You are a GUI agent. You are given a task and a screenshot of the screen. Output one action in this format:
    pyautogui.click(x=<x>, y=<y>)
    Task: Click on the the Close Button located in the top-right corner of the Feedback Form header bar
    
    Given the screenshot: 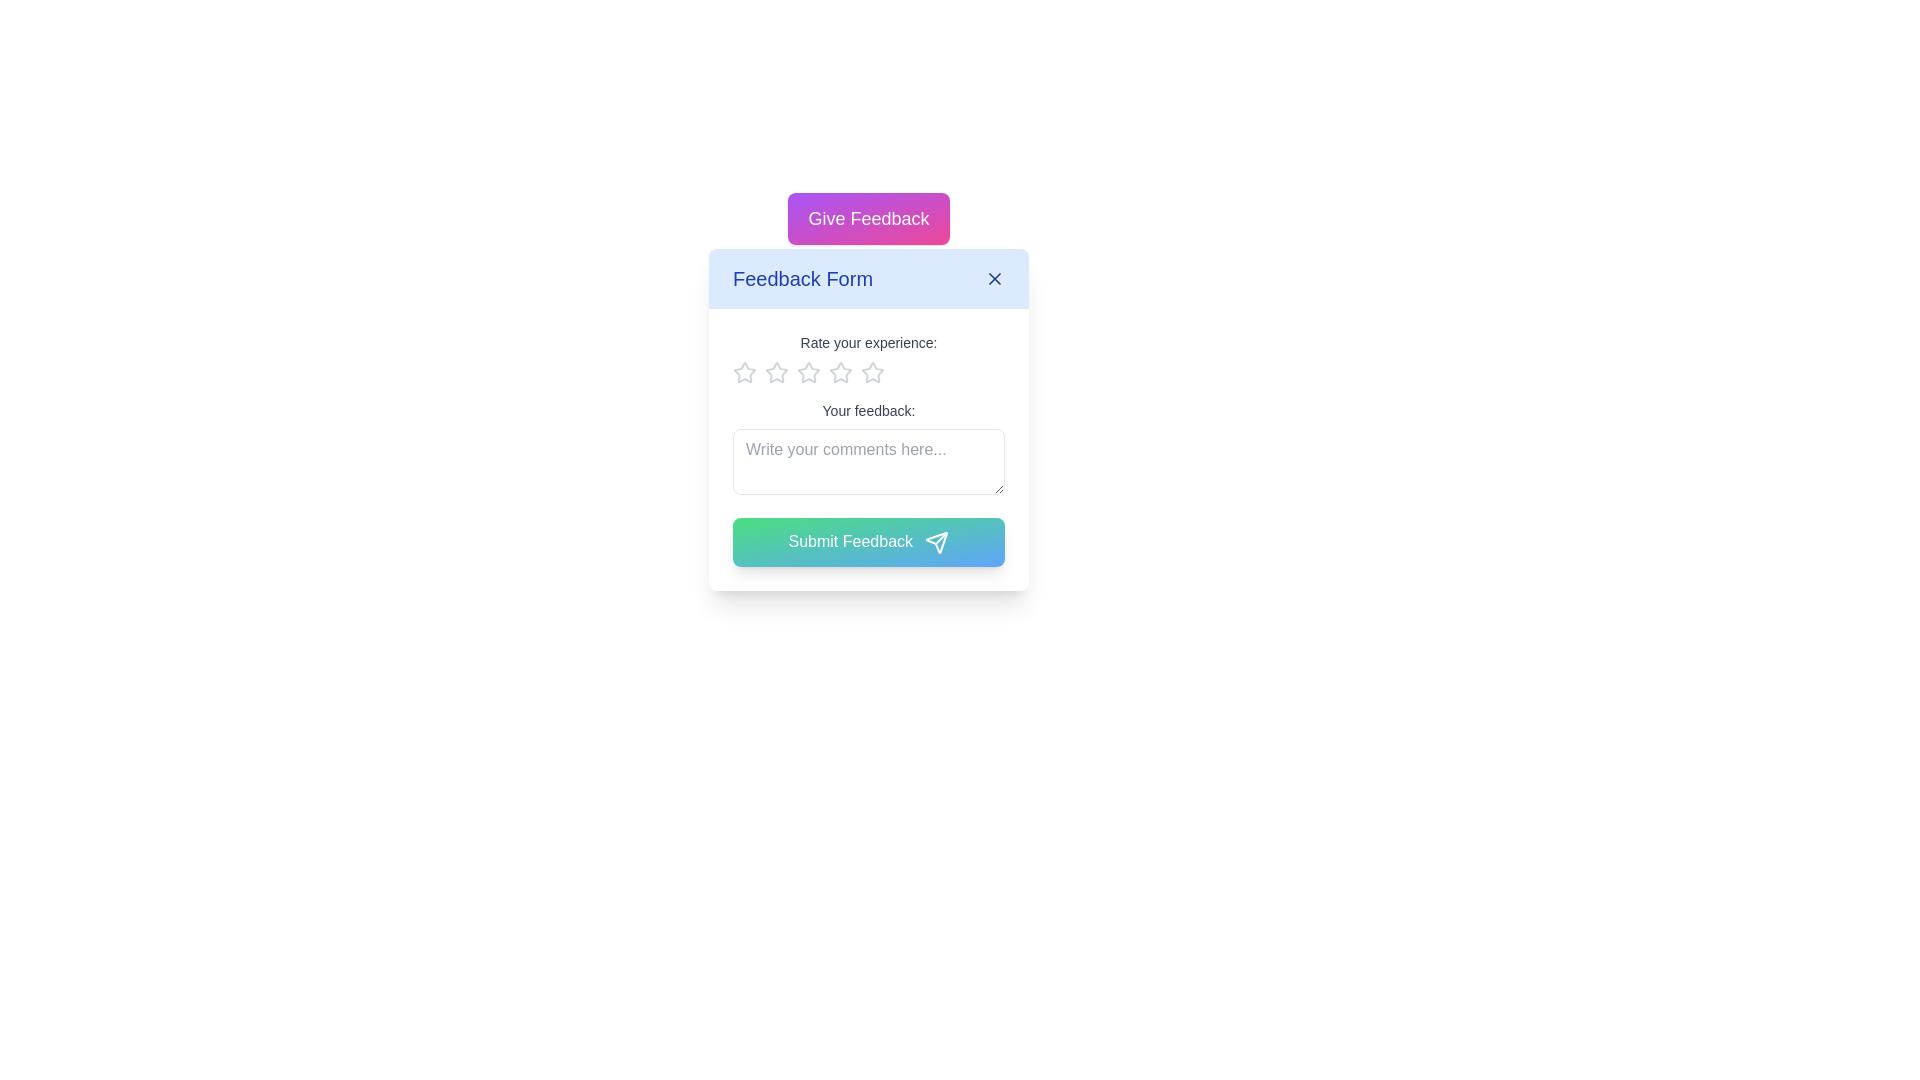 What is the action you would take?
    pyautogui.click(x=994, y=278)
    